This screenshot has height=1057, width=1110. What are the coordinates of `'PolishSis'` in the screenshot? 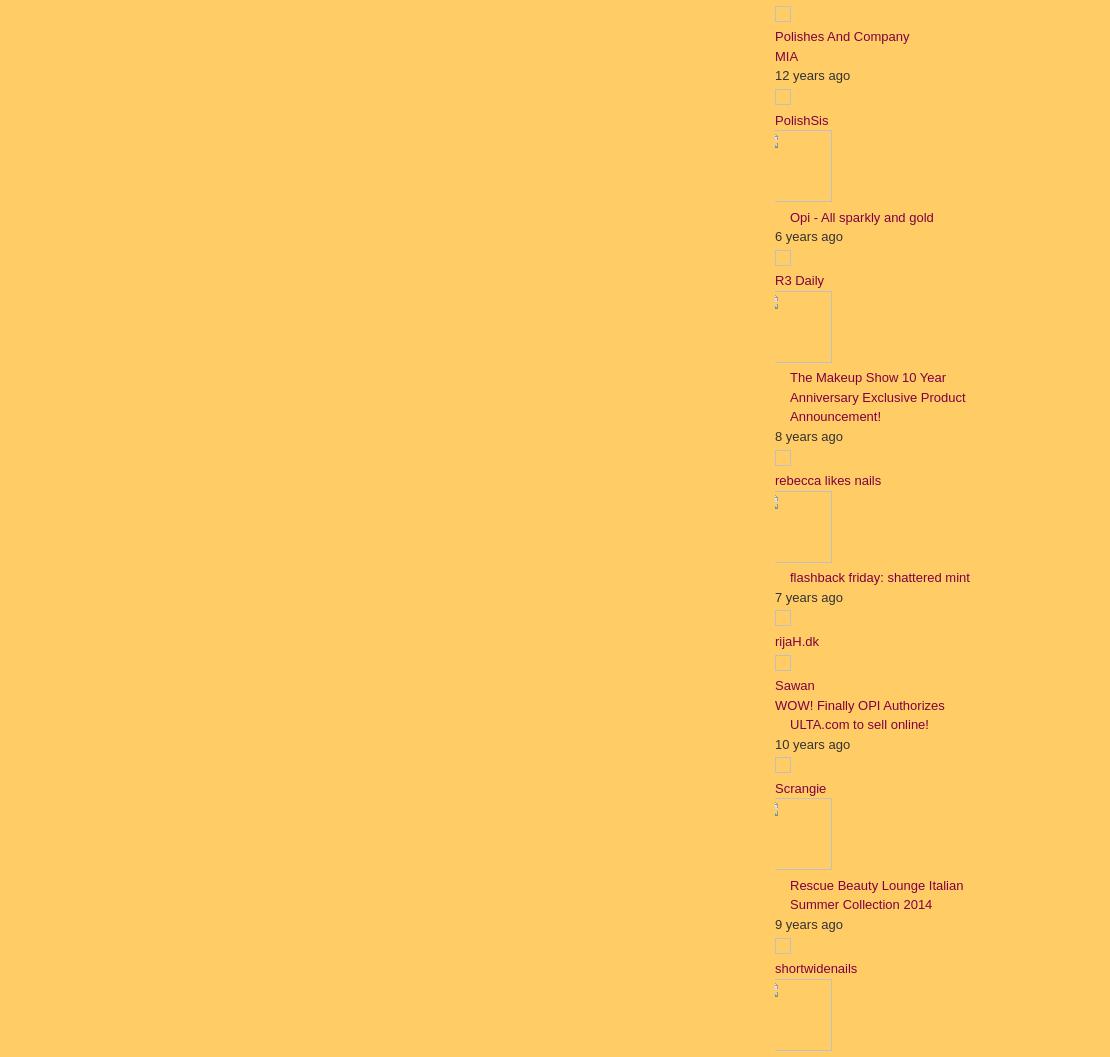 It's located at (801, 118).